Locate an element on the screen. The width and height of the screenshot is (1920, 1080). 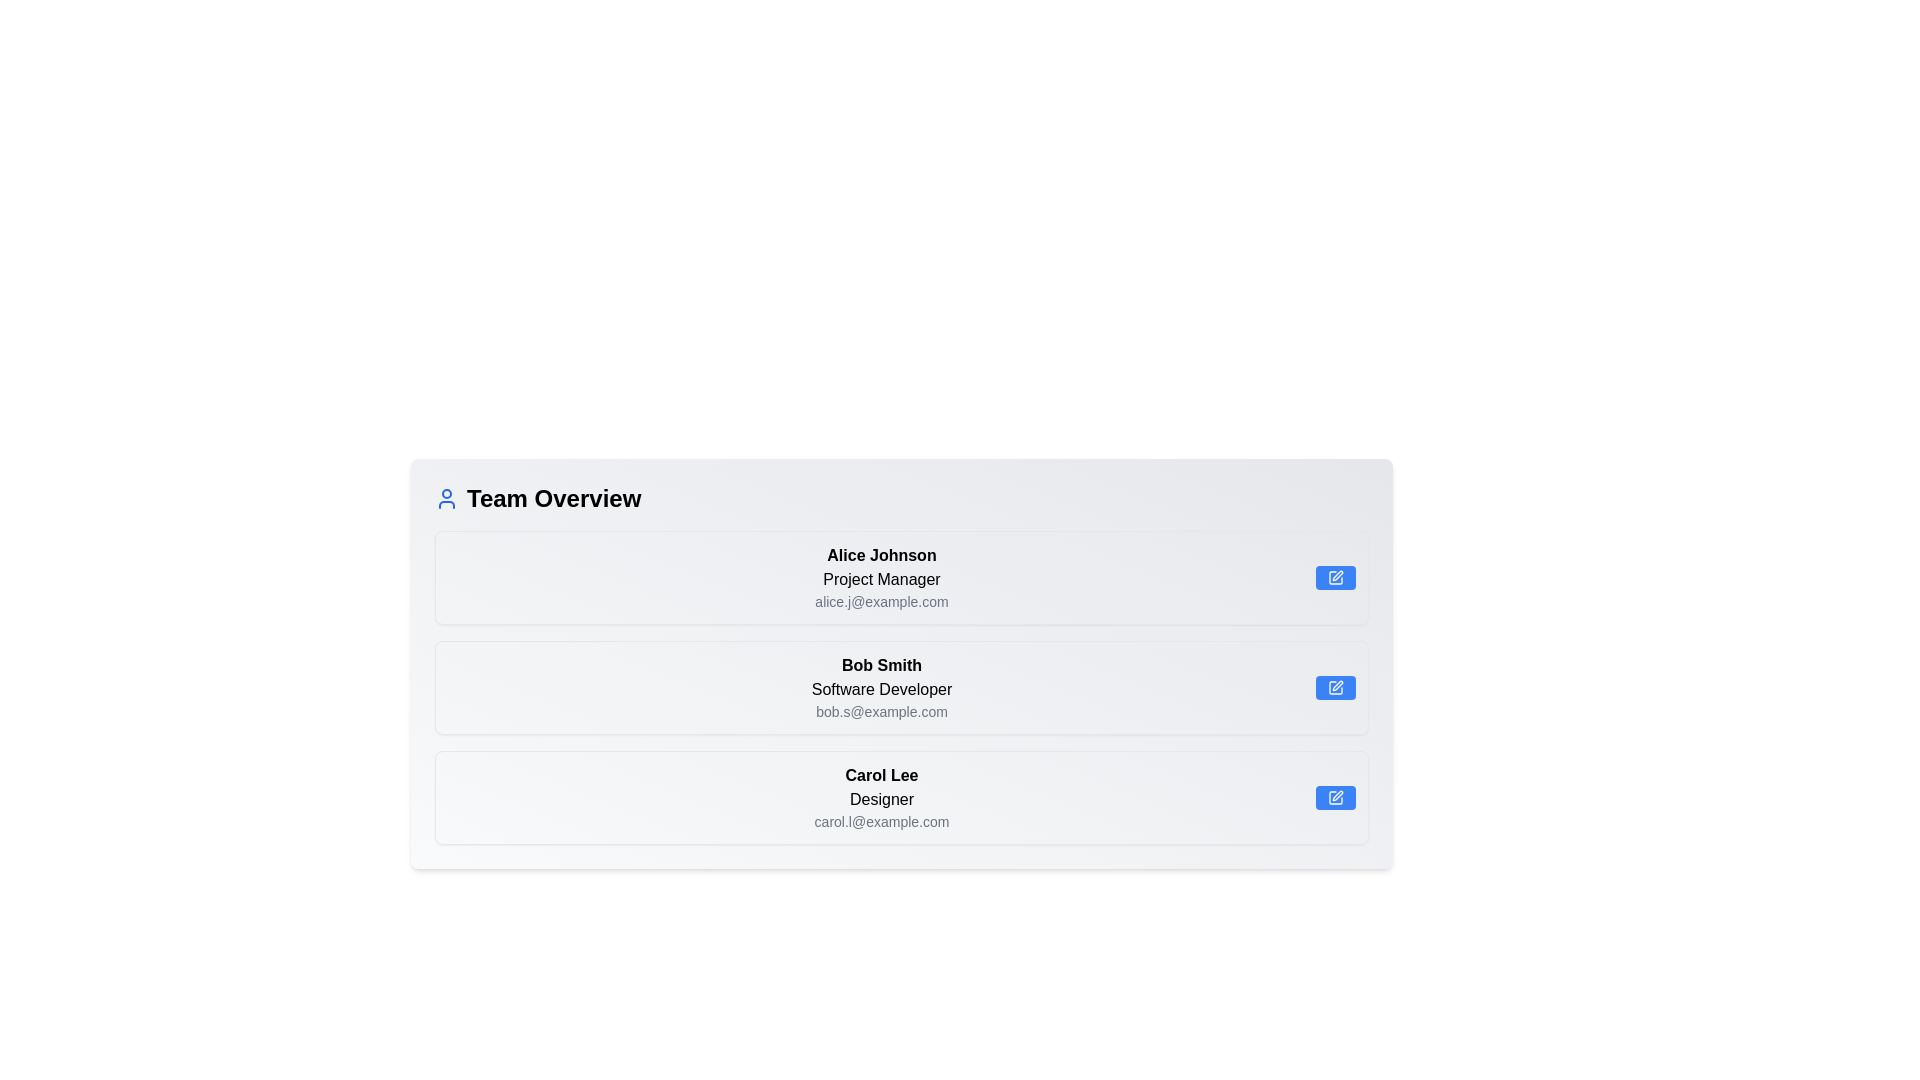
the editing icon represented by a square-pen next to the entry labeled 'Alice Johnson' in the team members list is located at coordinates (1335, 578).